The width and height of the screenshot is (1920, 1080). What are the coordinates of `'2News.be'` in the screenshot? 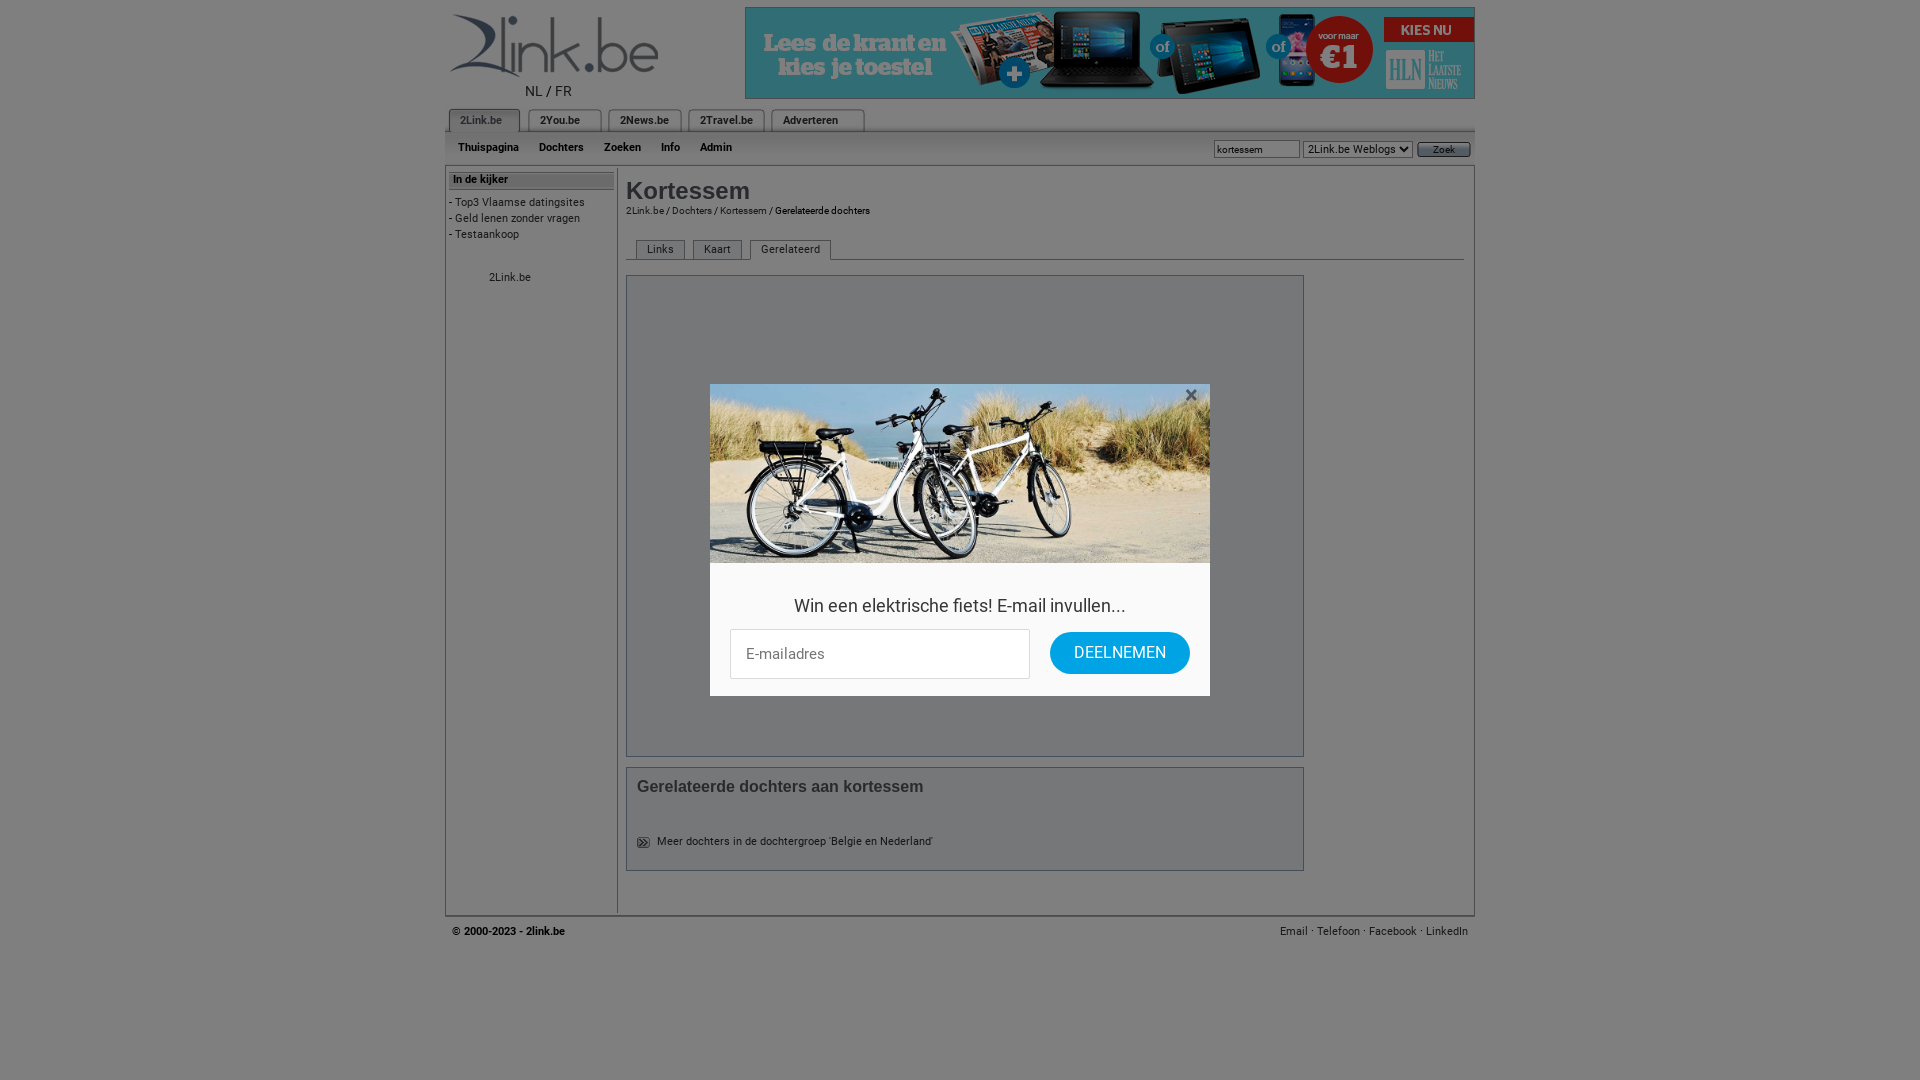 It's located at (644, 120).